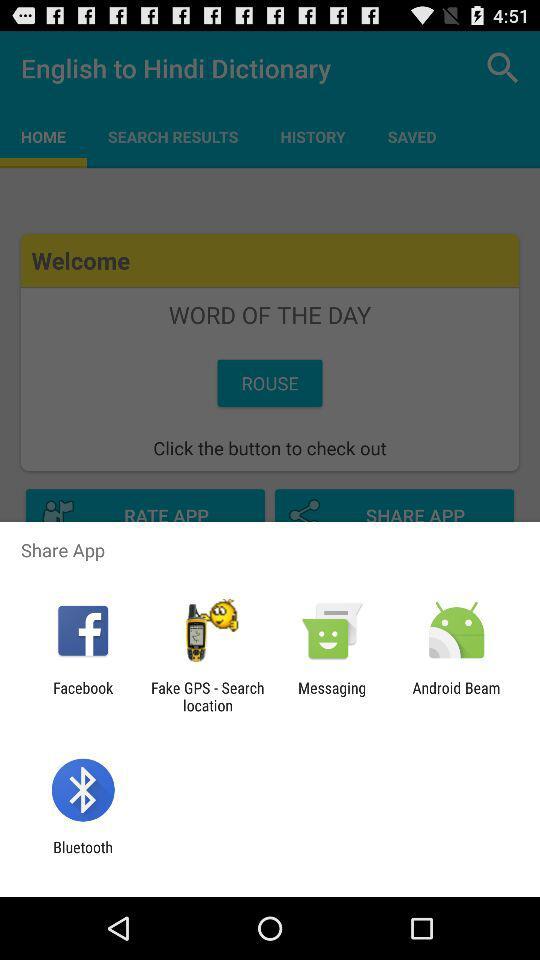  I want to click on android beam app, so click(456, 696).